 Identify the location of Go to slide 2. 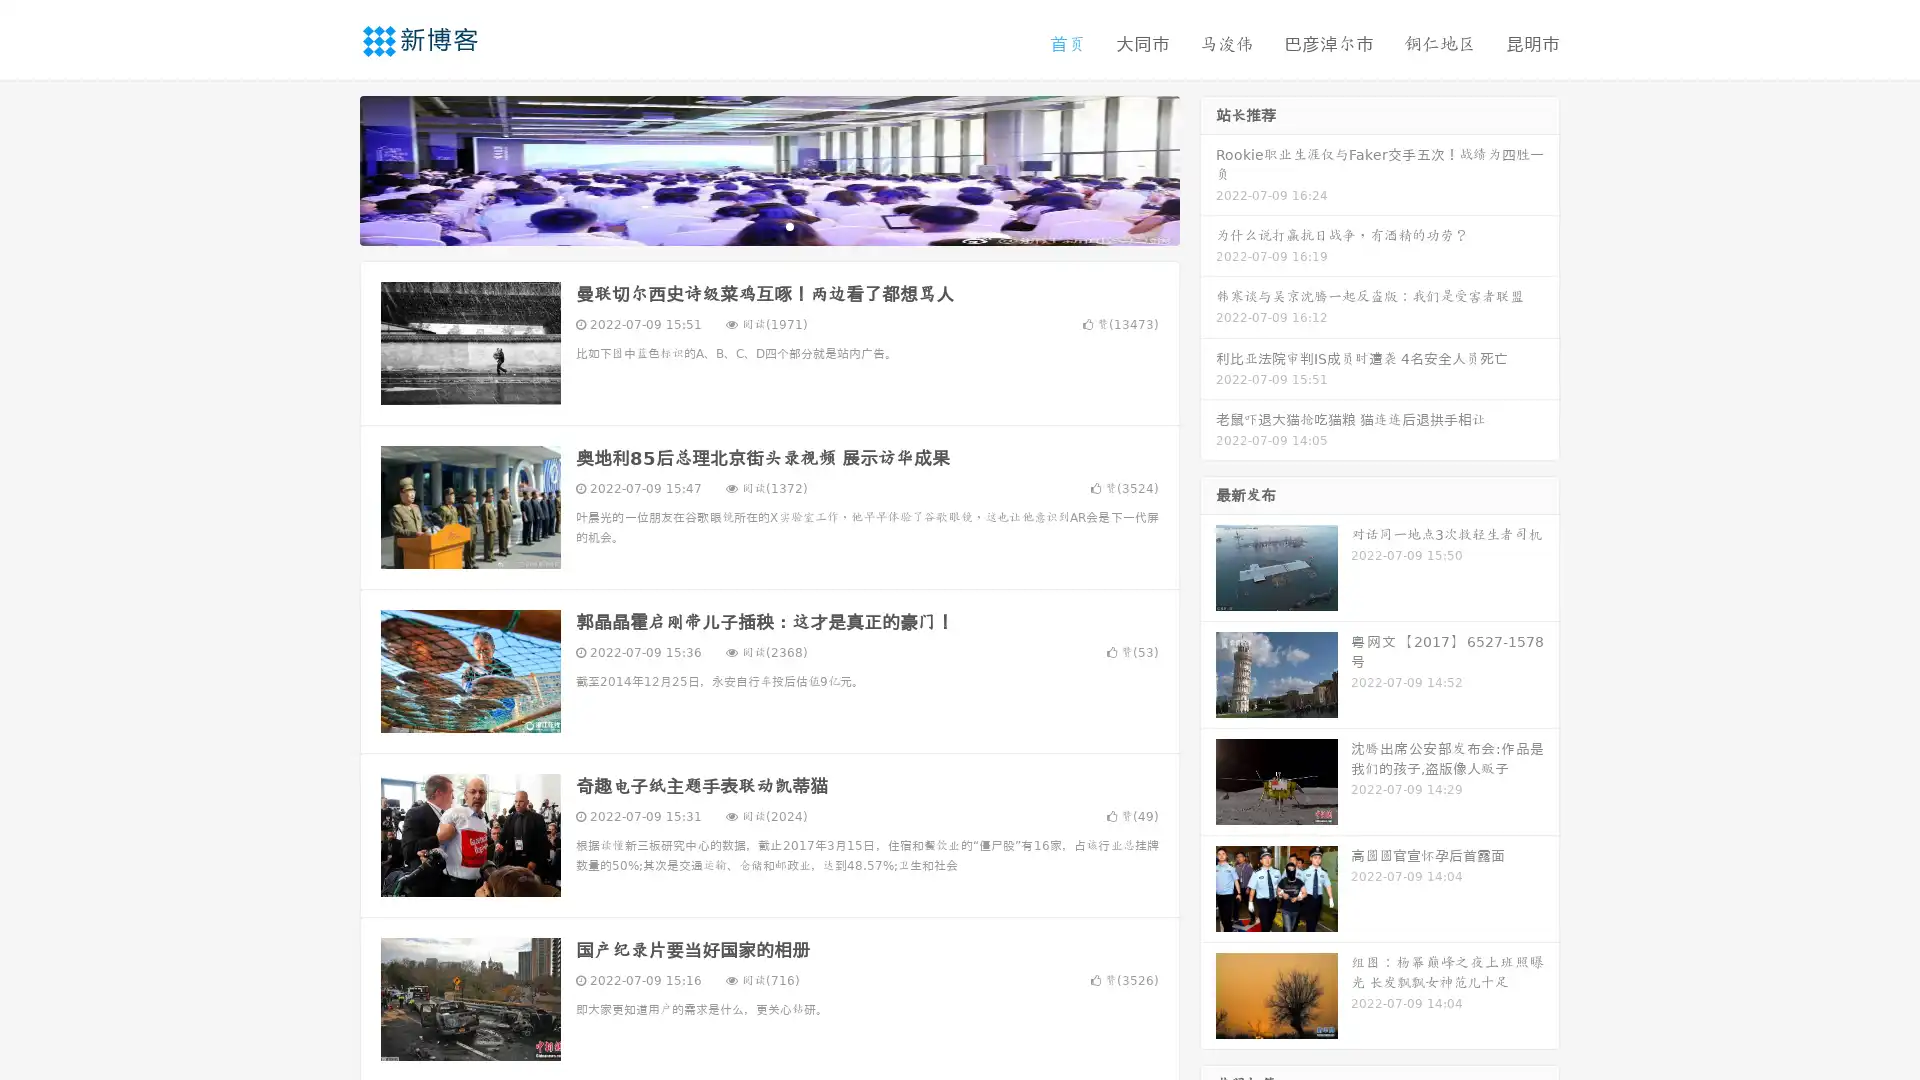
(768, 225).